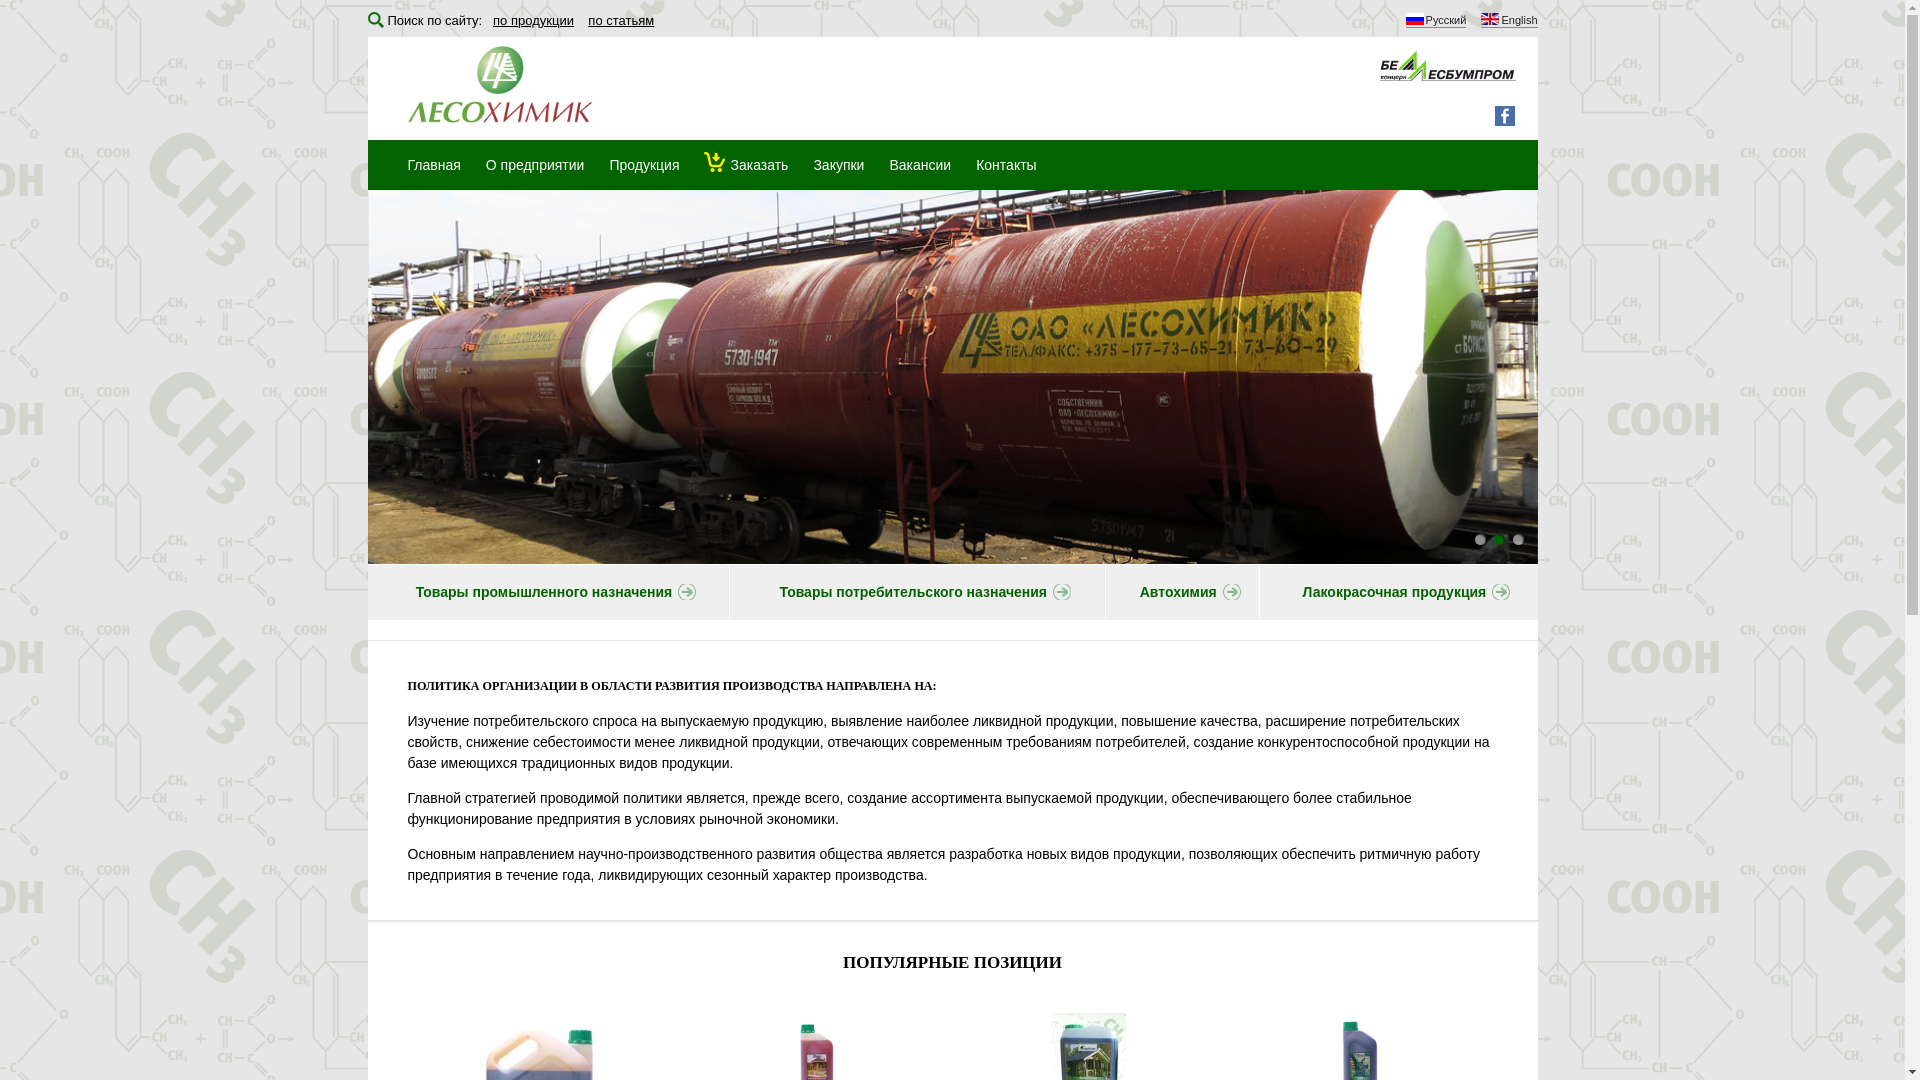  Describe the element at coordinates (1508, 21) in the screenshot. I see `'English'` at that location.